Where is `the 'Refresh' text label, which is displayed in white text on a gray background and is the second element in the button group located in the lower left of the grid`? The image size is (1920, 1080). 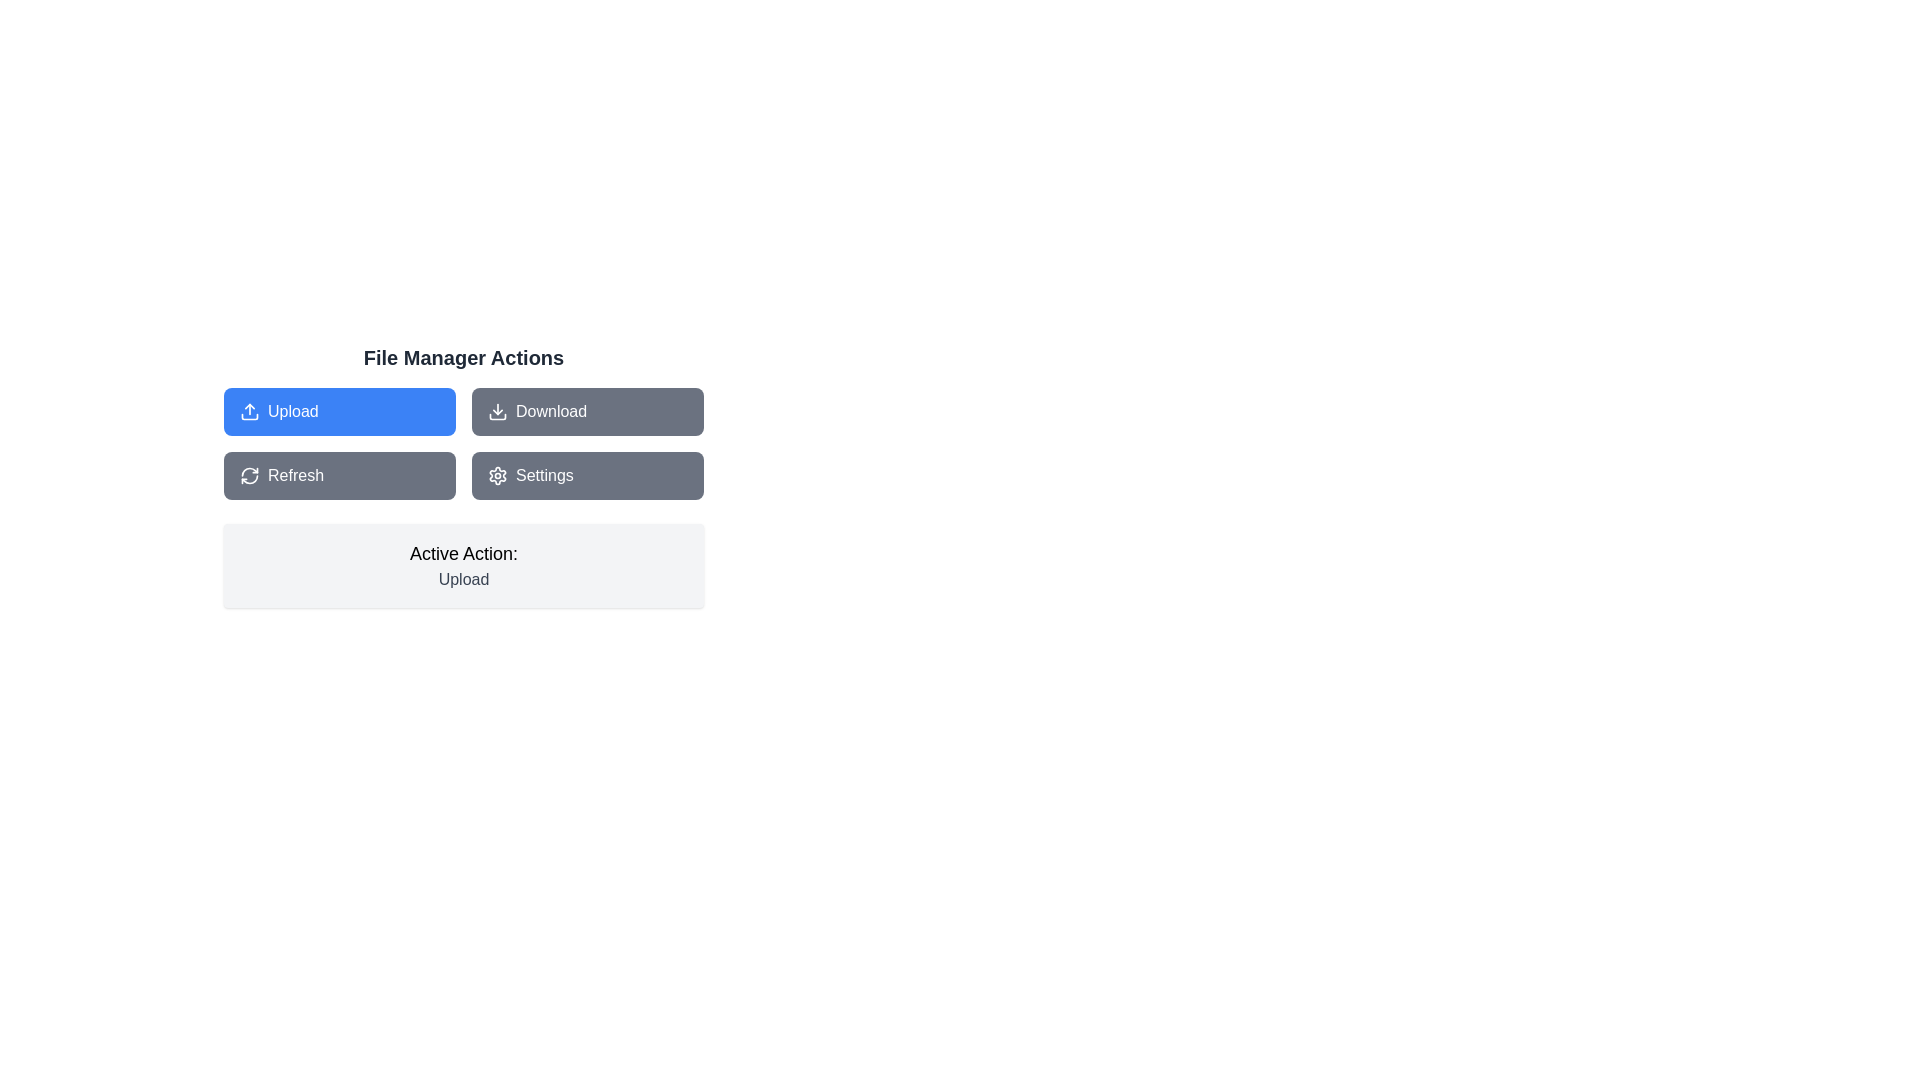 the 'Refresh' text label, which is displayed in white text on a gray background and is the second element in the button group located in the lower left of the grid is located at coordinates (295, 475).